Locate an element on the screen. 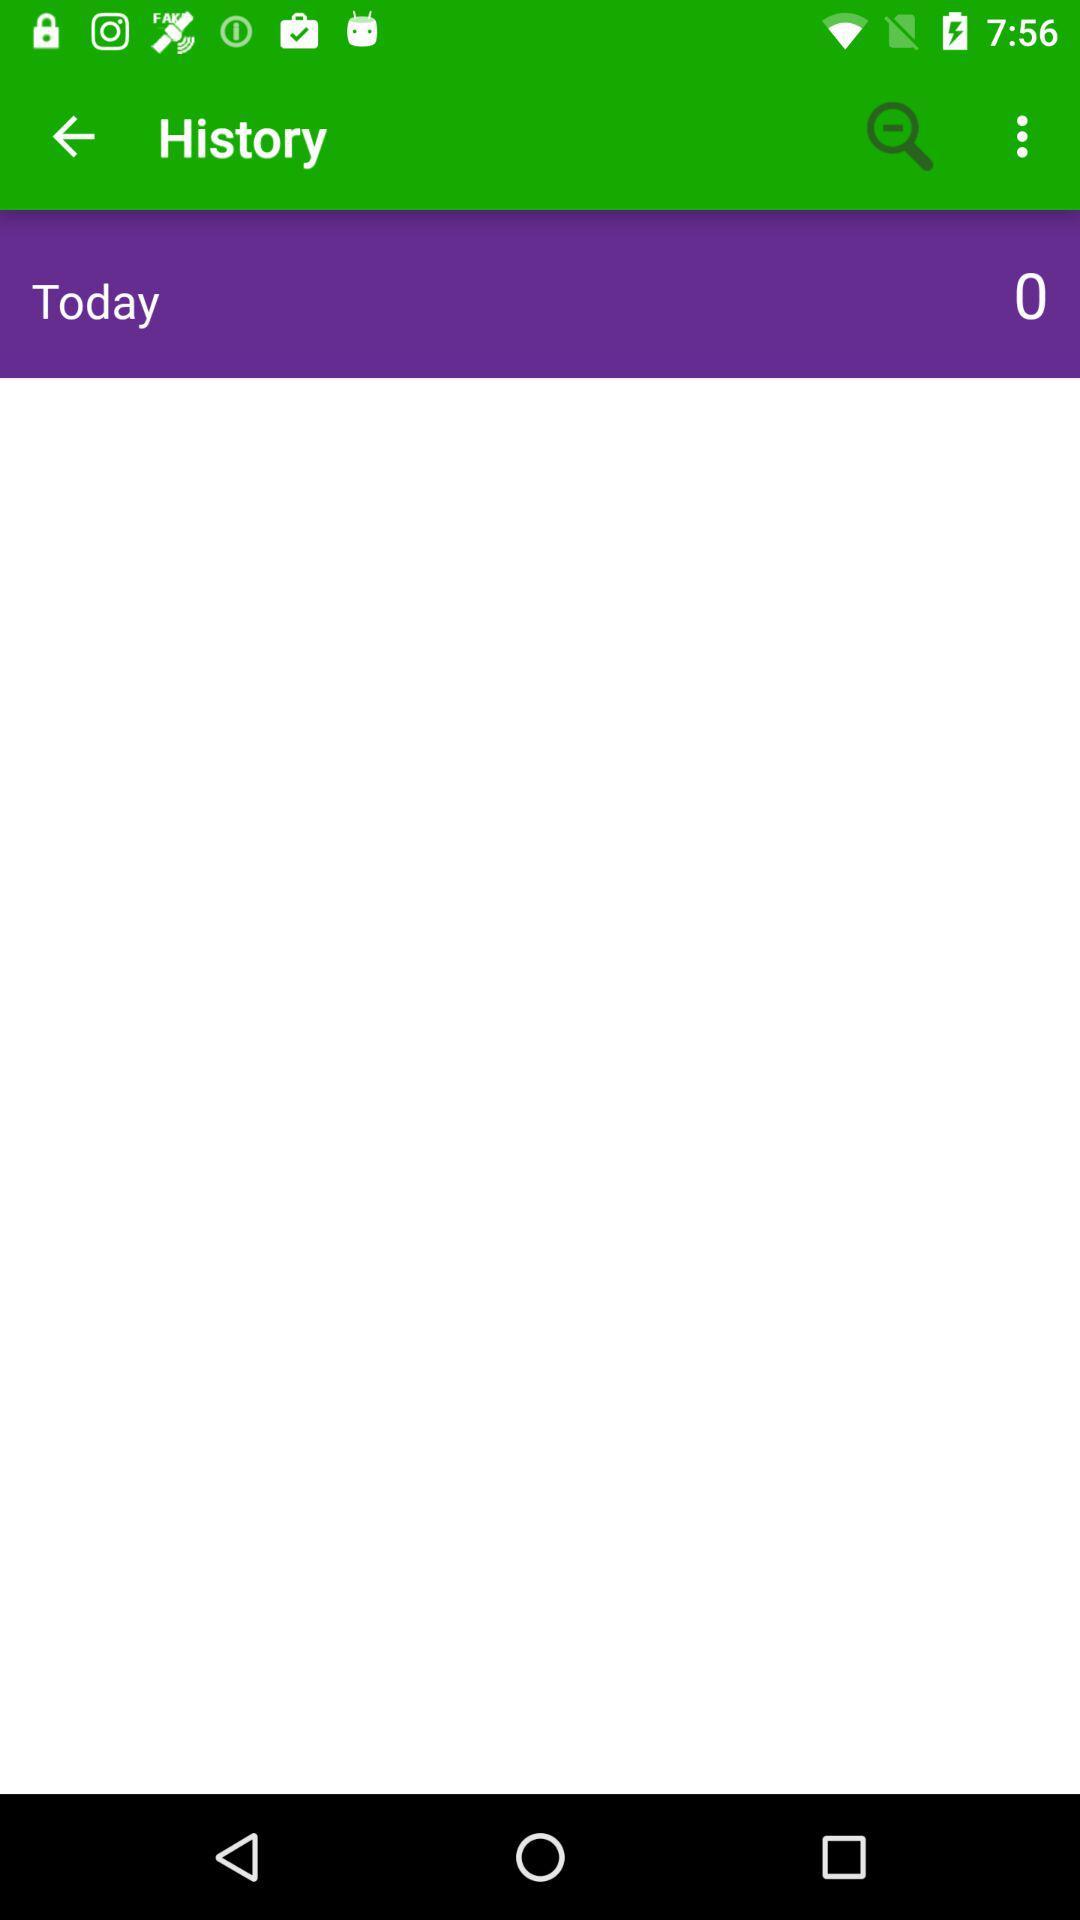 Image resolution: width=1080 pixels, height=1920 pixels. 0 is located at coordinates (1025, 292).